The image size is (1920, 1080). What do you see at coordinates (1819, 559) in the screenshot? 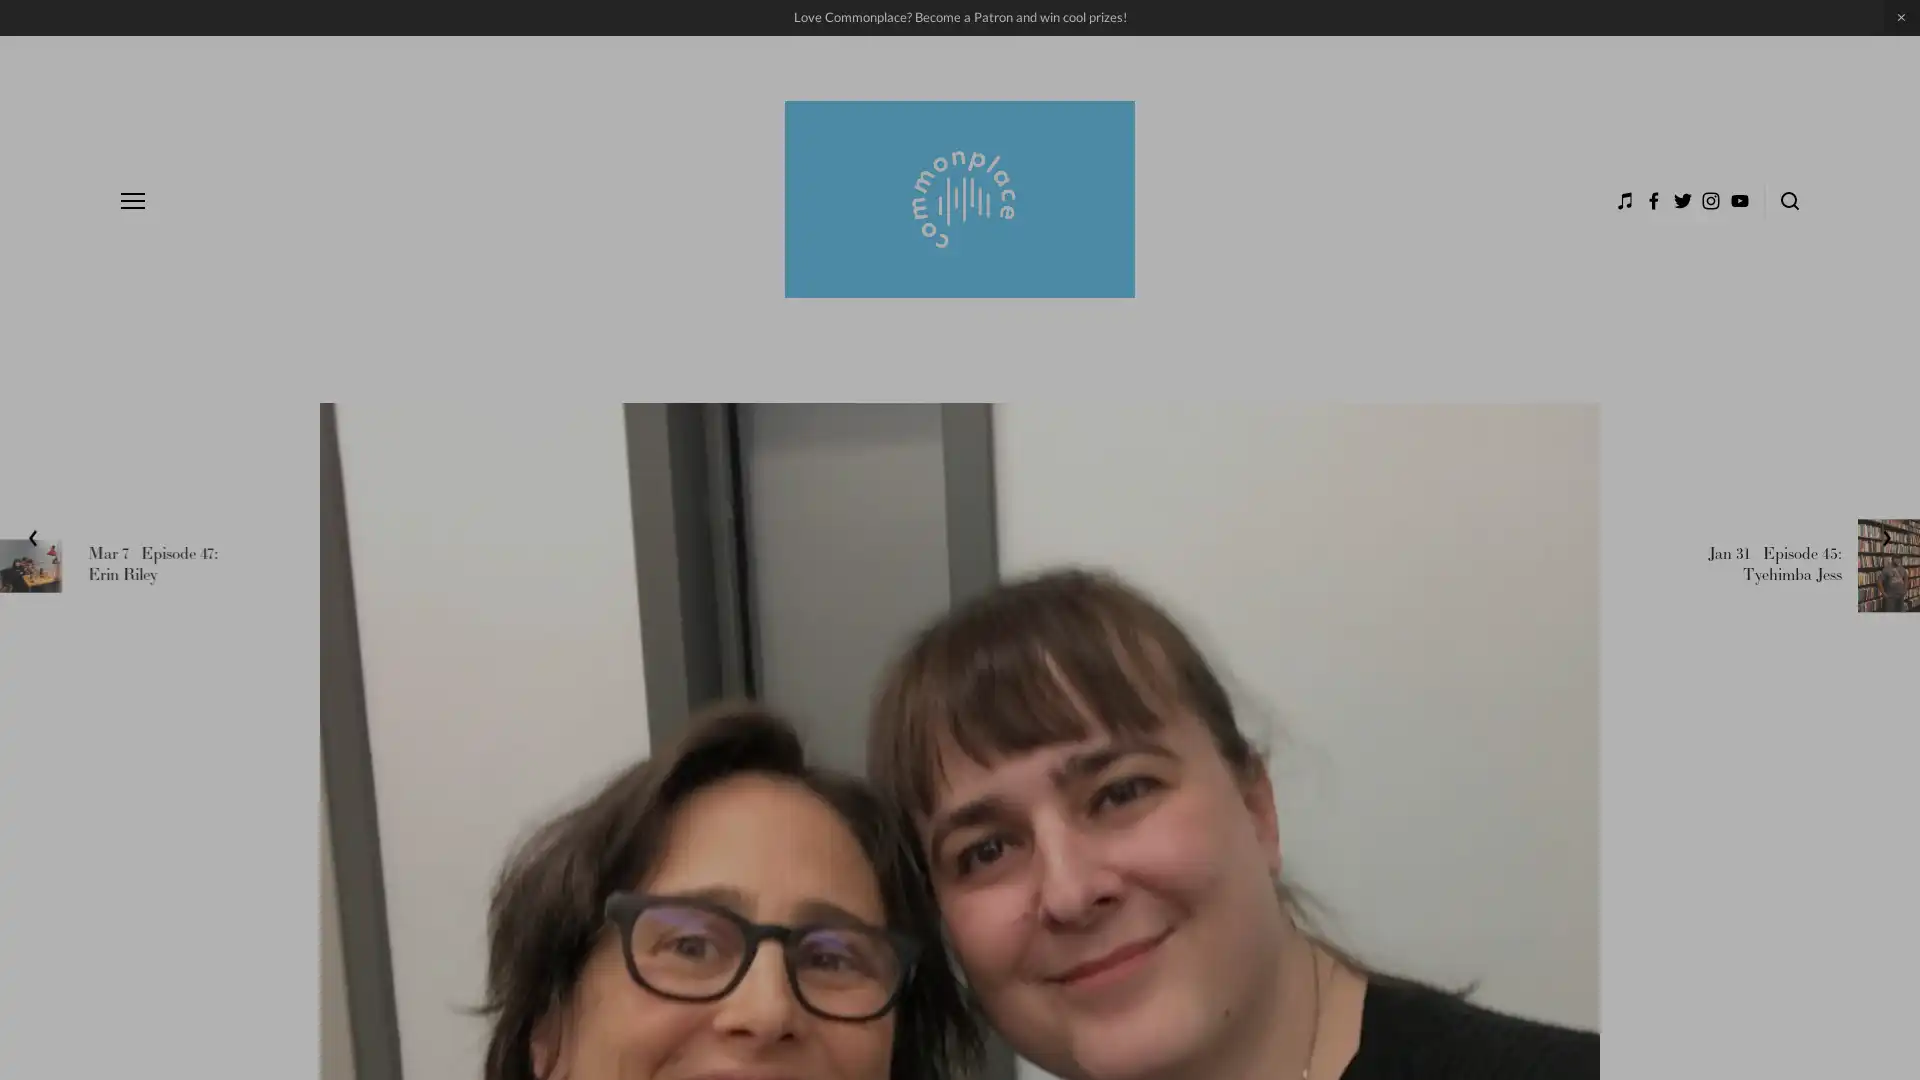
I see `Close` at bounding box center [1819, 559].